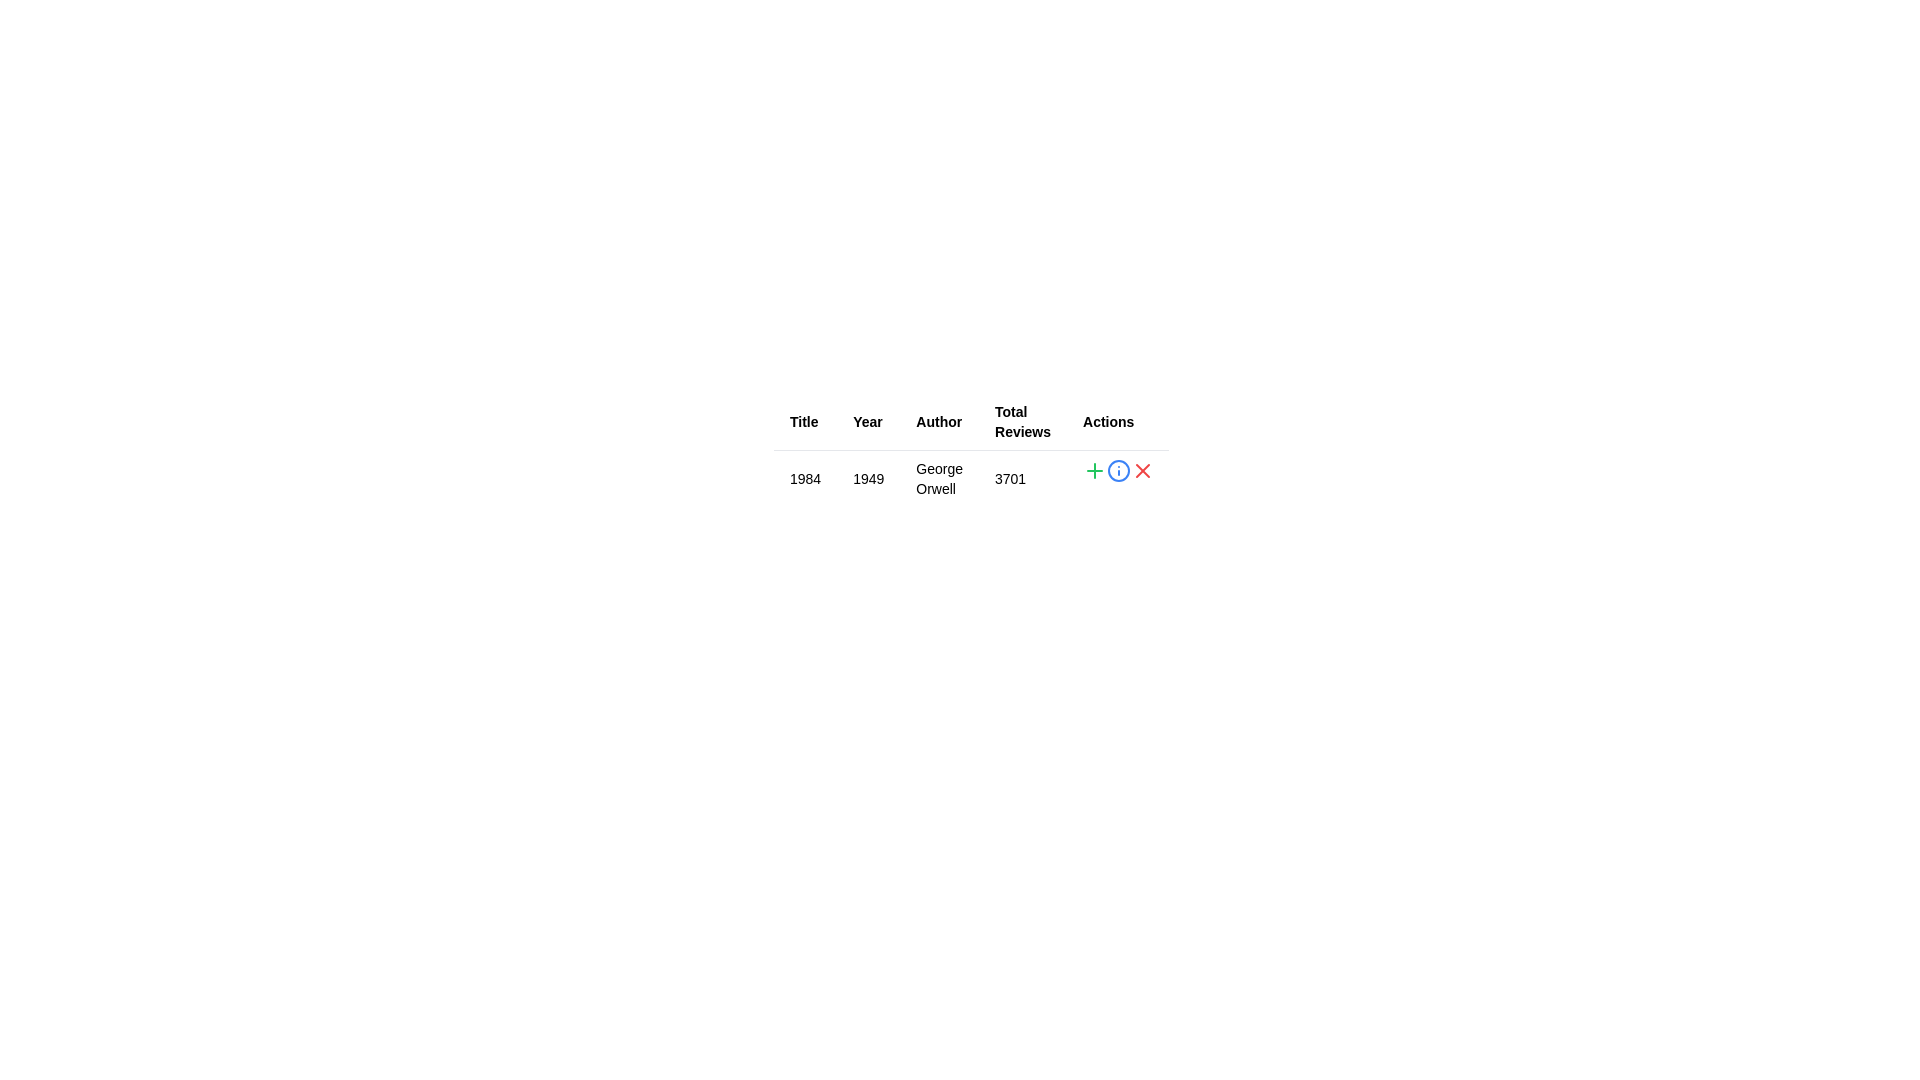 Image resolution: width=1920 pixels, height=1080 pixels. What do you see at coordinates (805, 478) in the screenshot?
I see `the text label containing '1984' in the 'Title' column of the table` at bounding box center [805, 478].